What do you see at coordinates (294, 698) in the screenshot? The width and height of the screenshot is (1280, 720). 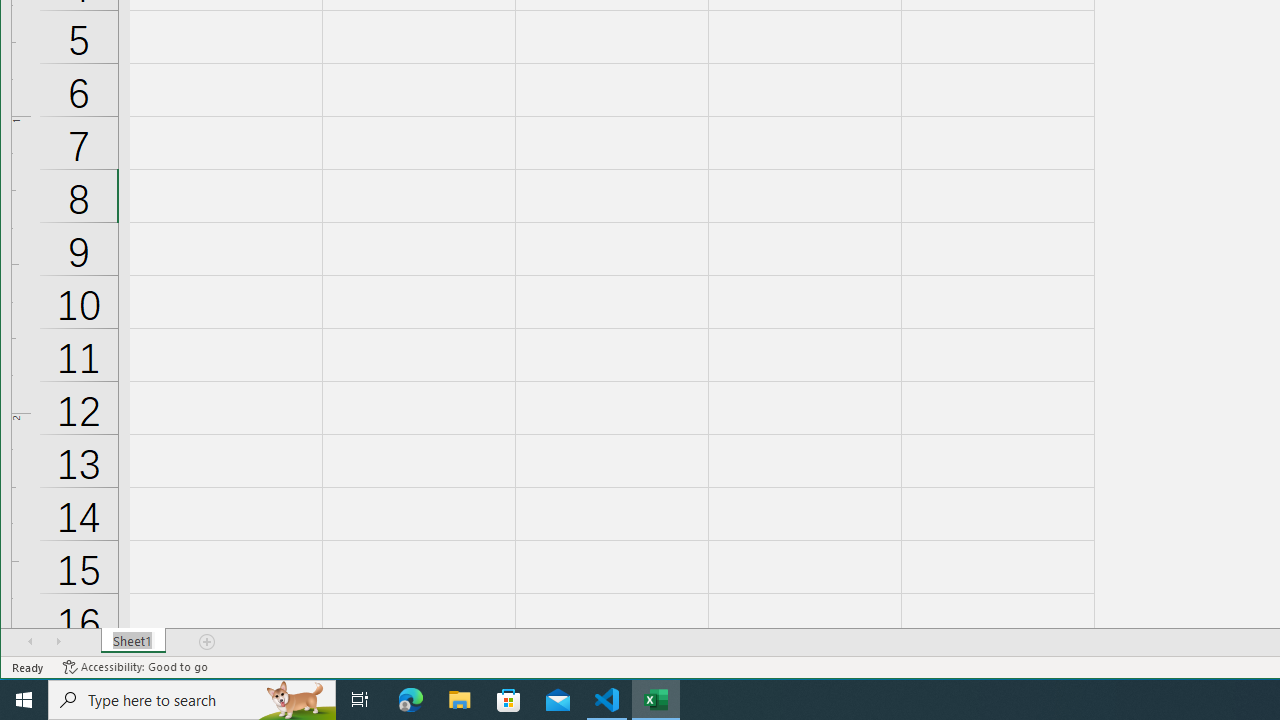 I see `'Search highlights icon opens search home window'` at bounding box center [294, 698].